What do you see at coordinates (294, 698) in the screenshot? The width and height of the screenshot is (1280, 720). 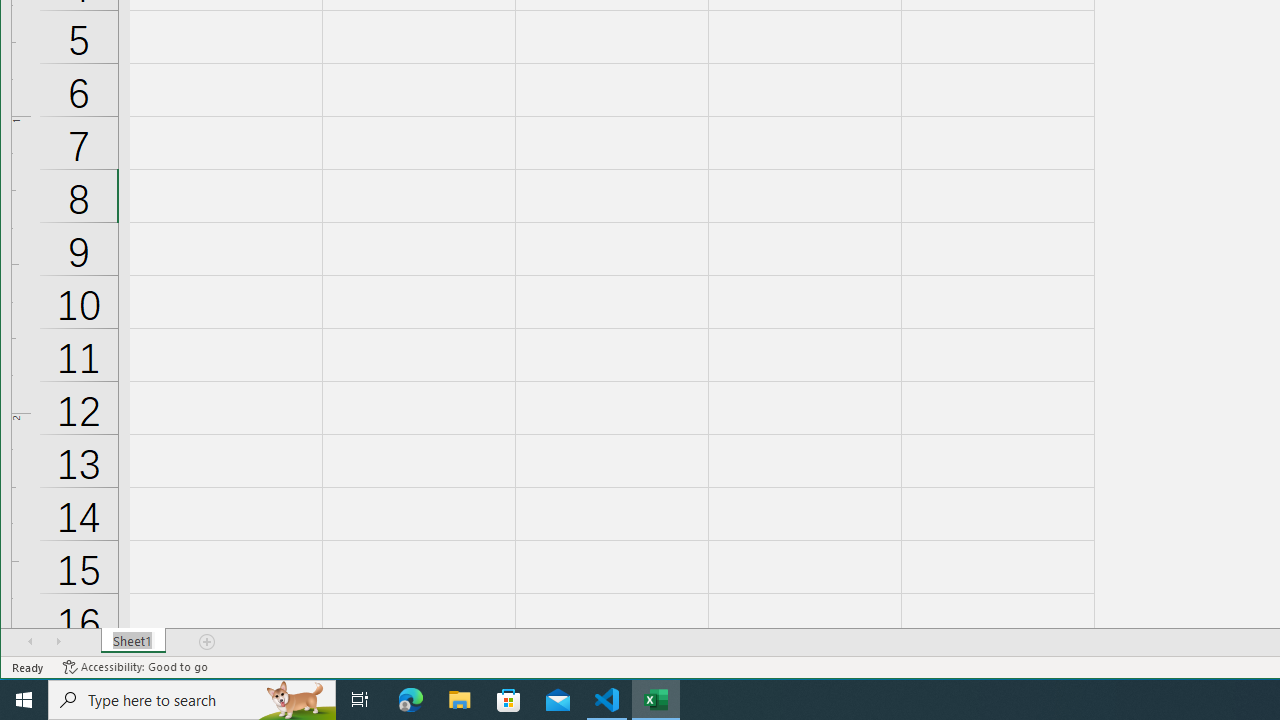 I see `'Search highlights icon opens search home window'` at bounding box center [294, 698].